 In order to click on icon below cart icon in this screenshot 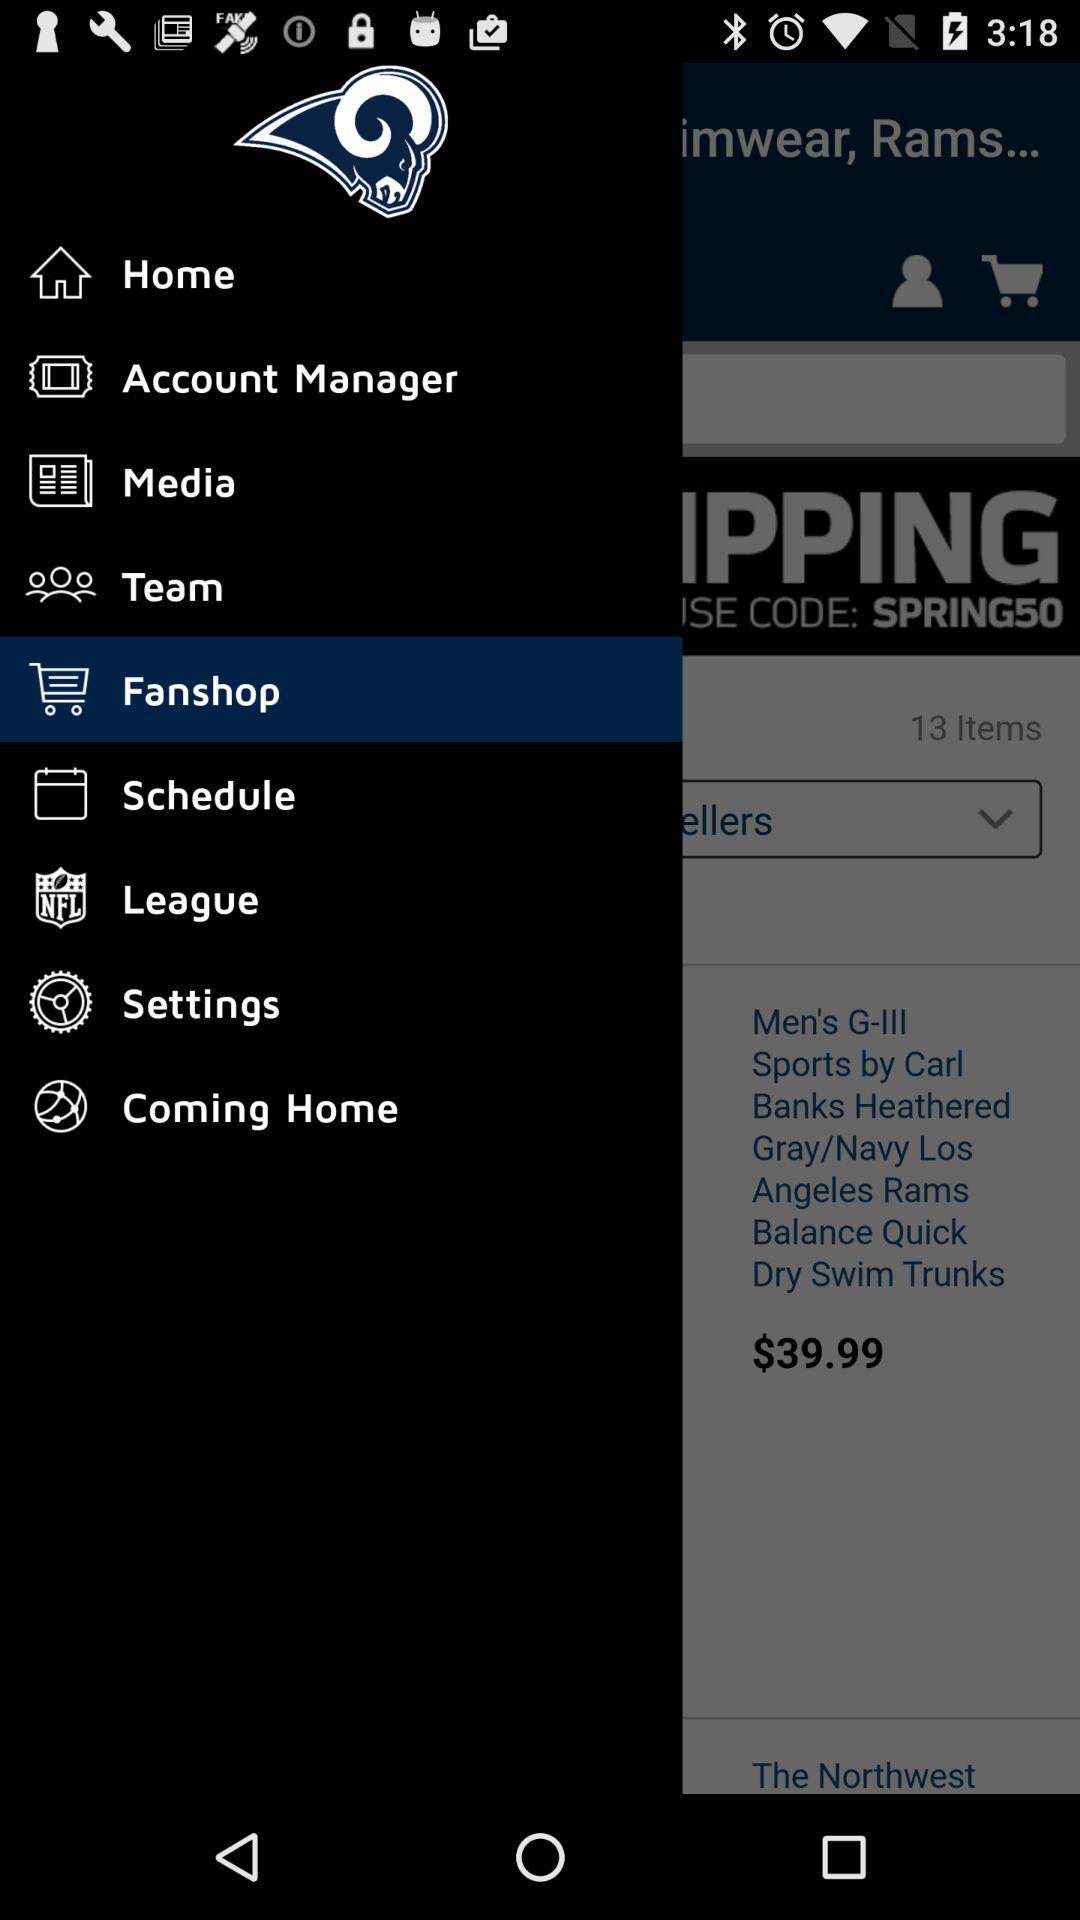, I will do `click(60, 792)`.